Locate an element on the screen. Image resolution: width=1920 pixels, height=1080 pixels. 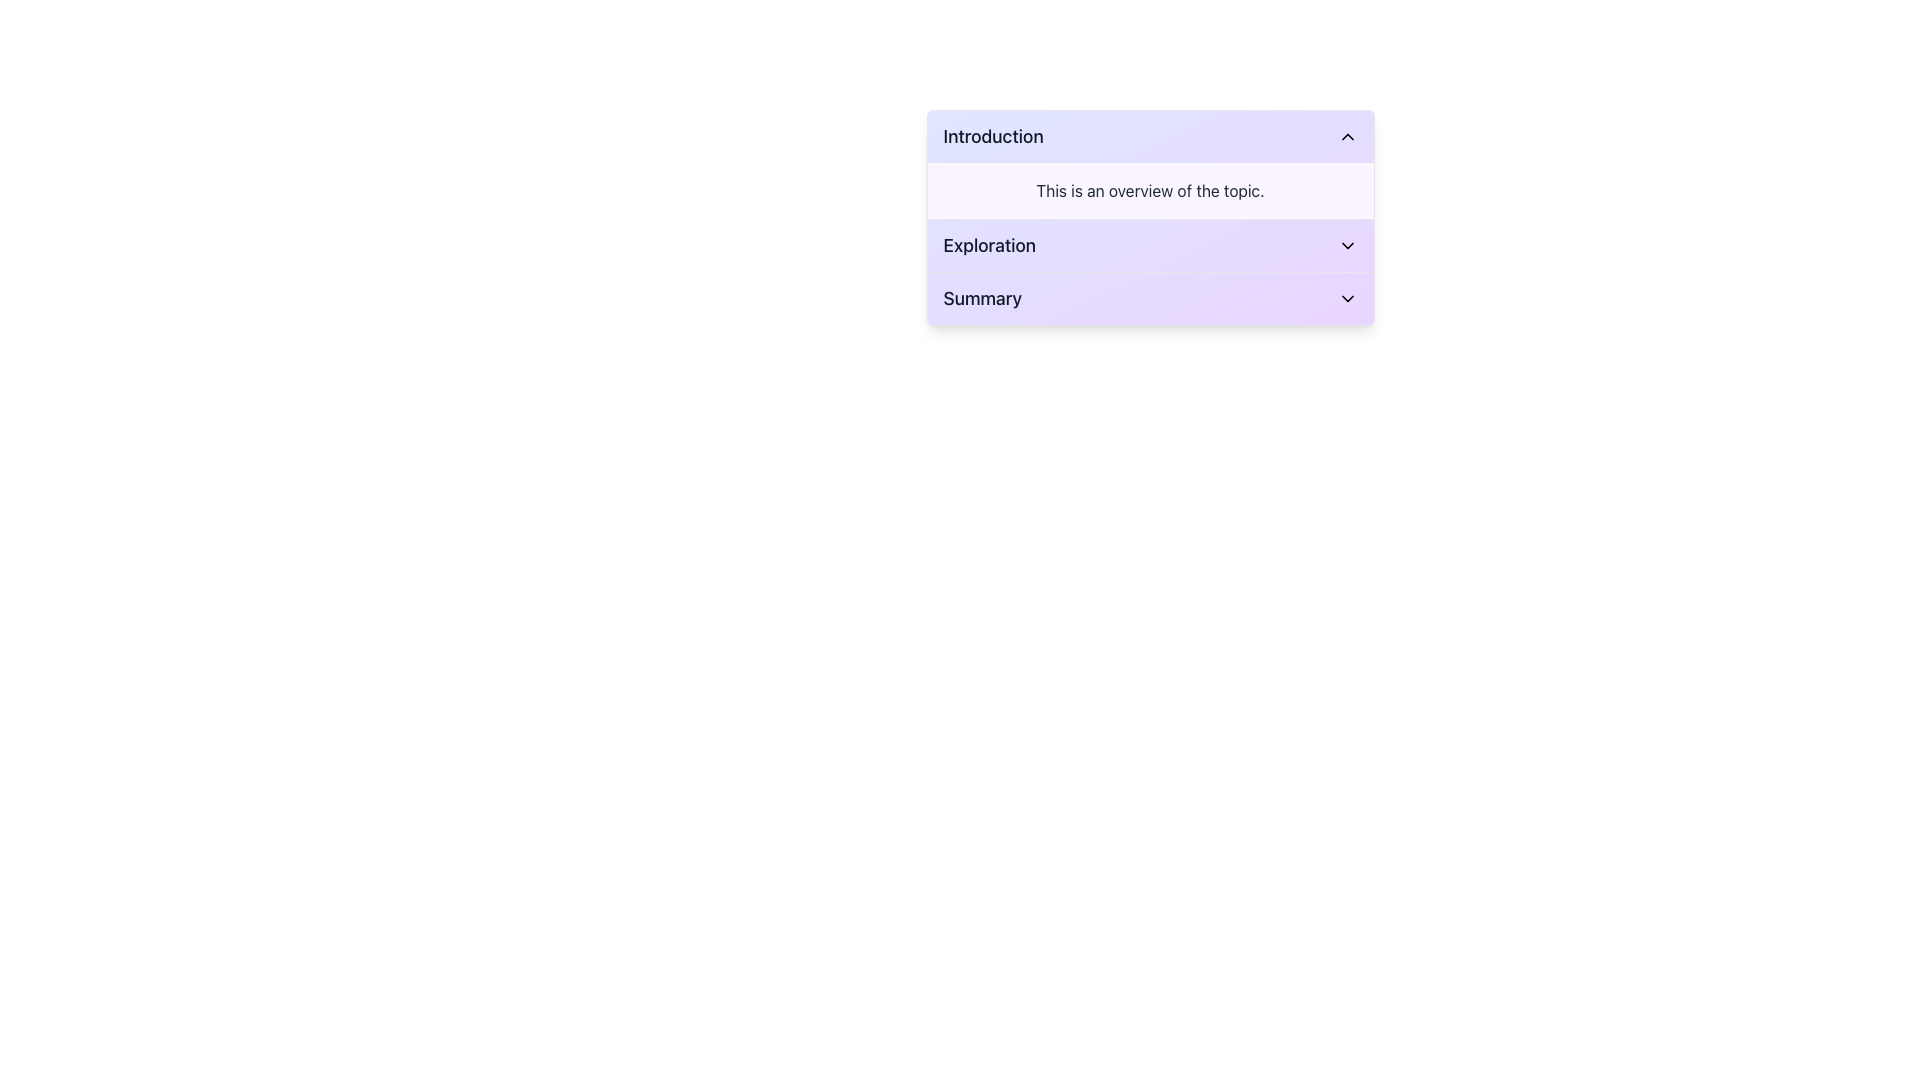
the informational text block located directly below the 'Introduction' heading, which serves as a description and is non-interactive is located at coordinates (1150, 191).